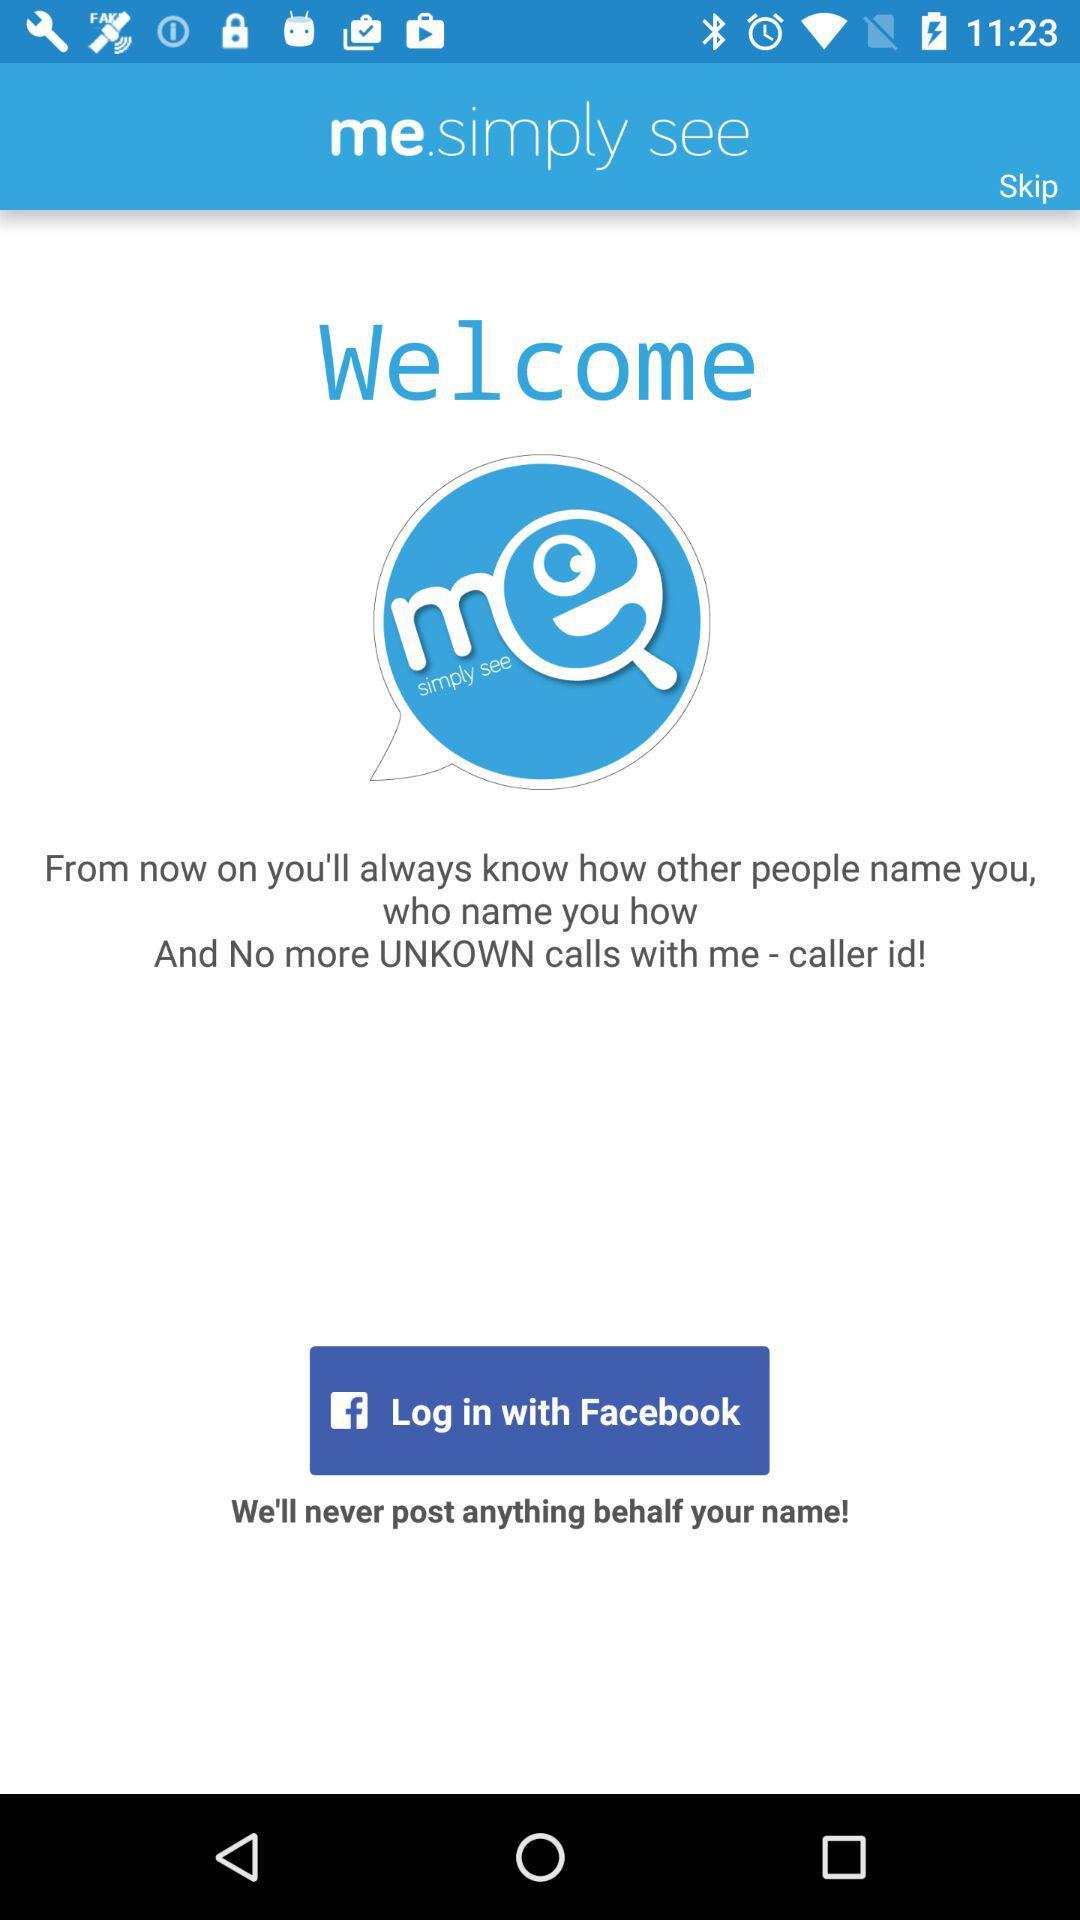 This screenshot has width=1080, height=1920. I want to click on item below from now on item, so click(538, 1409).